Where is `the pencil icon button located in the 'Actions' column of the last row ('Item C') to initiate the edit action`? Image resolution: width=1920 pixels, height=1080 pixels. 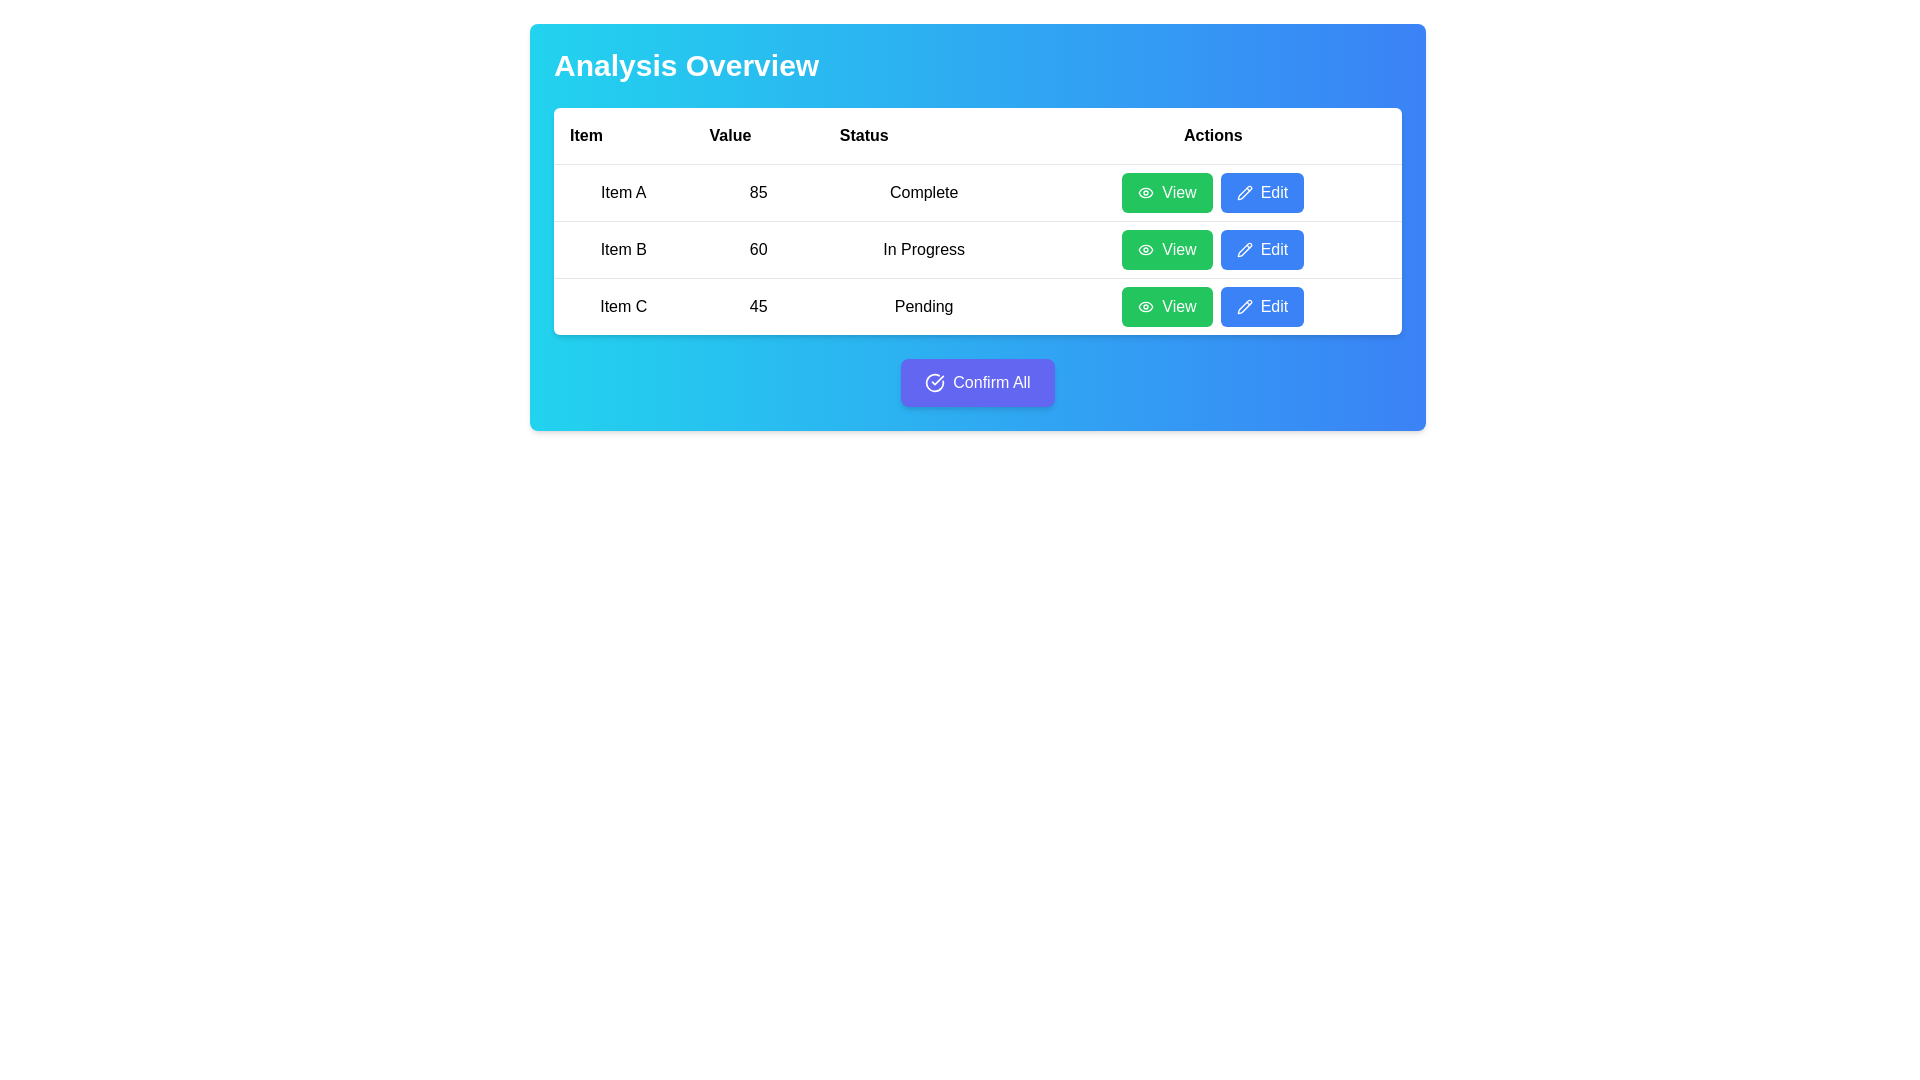
the pencil icon button located in the 'Actions' column of the last row ('Item C') to initiate the edit action is located at coordinates (1243, 307).